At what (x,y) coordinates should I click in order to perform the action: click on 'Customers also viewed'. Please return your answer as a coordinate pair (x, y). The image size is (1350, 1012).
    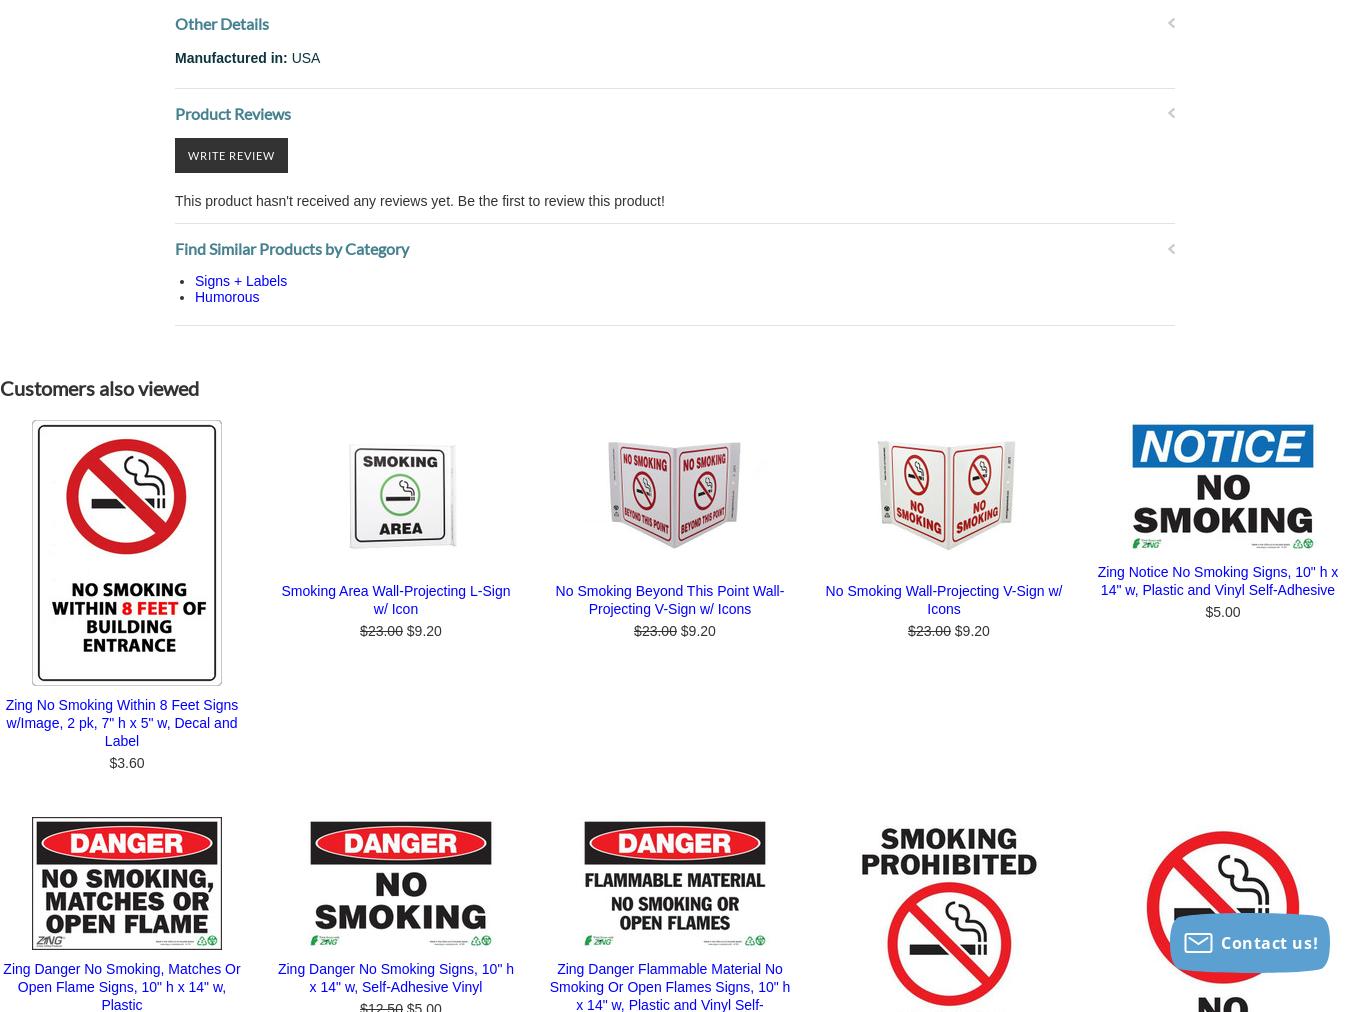
    Looking at the image, I should click on (98, 388).